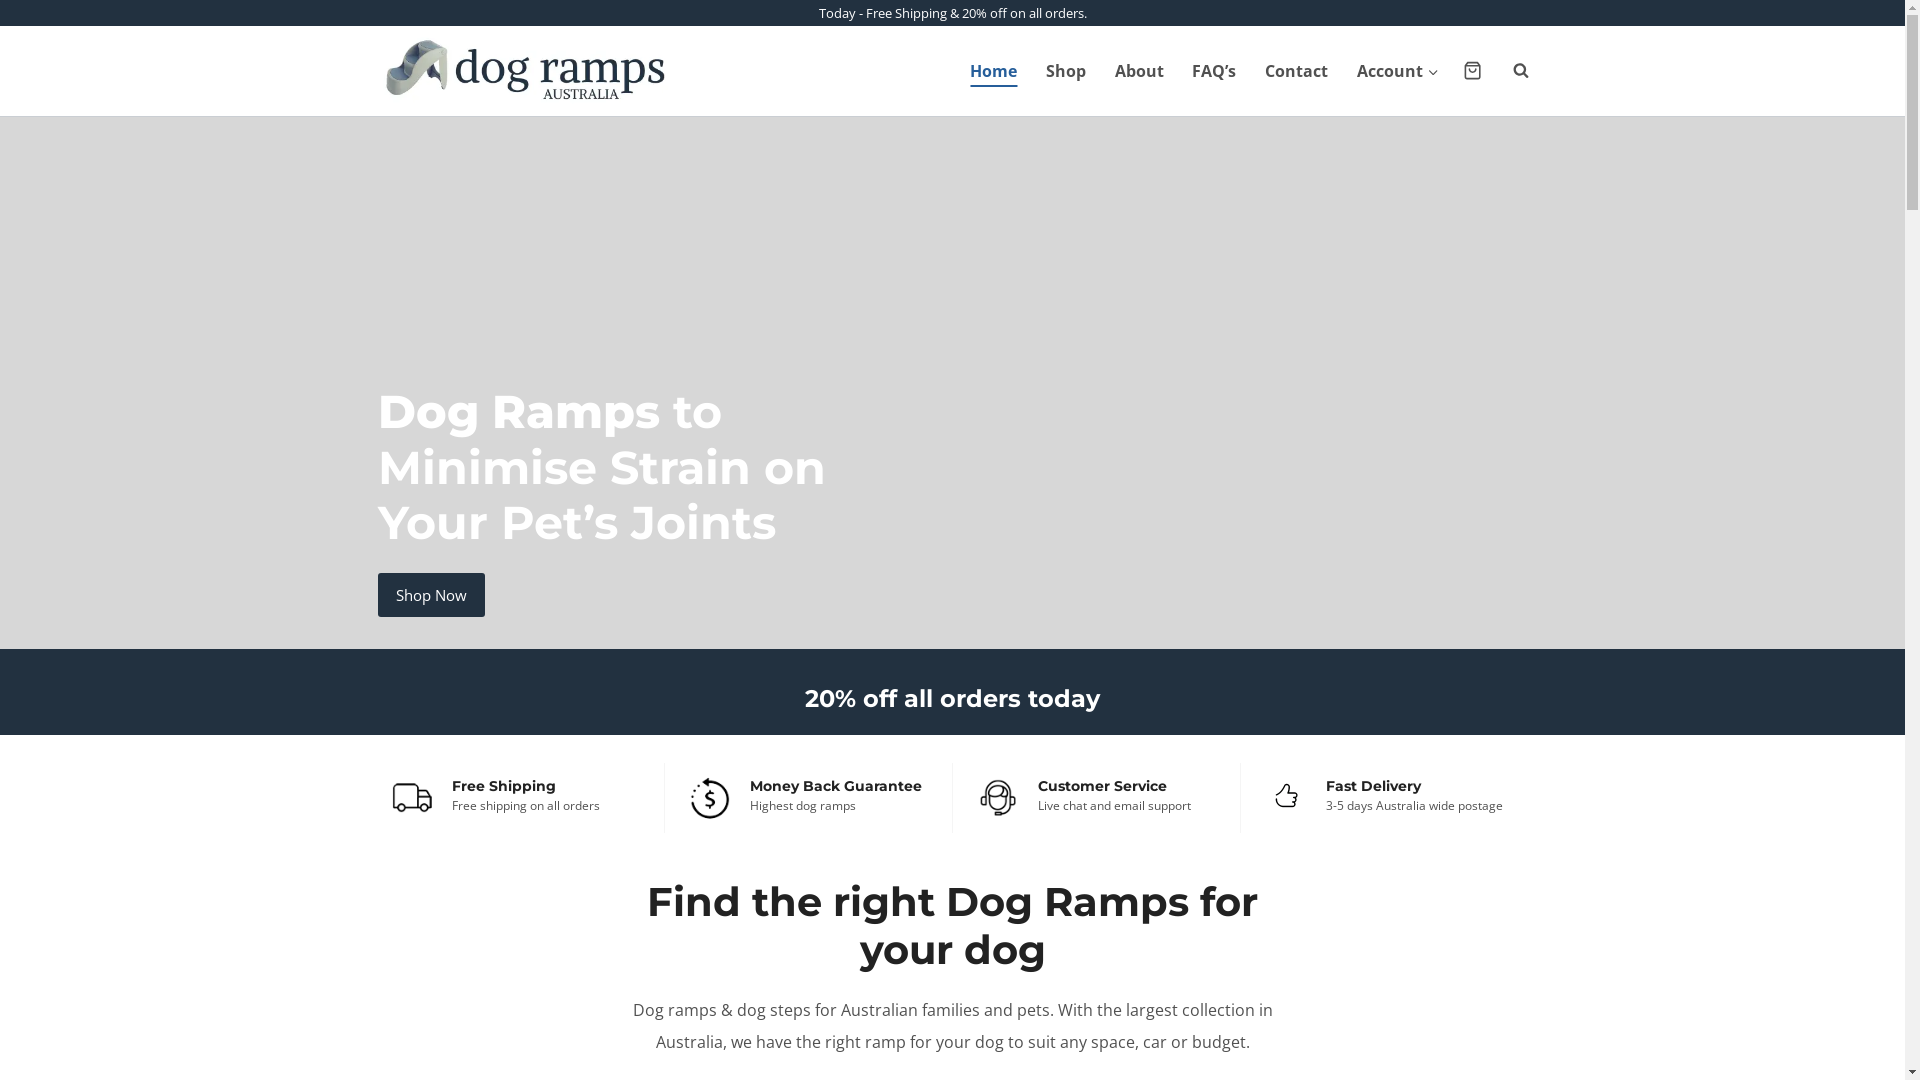 The height and width of the screenshot is (1080, 1920). What do you see at coordinates (378, 593) in the screenshot?
I see `'Shop Now'` at bounding box center [378, 593].